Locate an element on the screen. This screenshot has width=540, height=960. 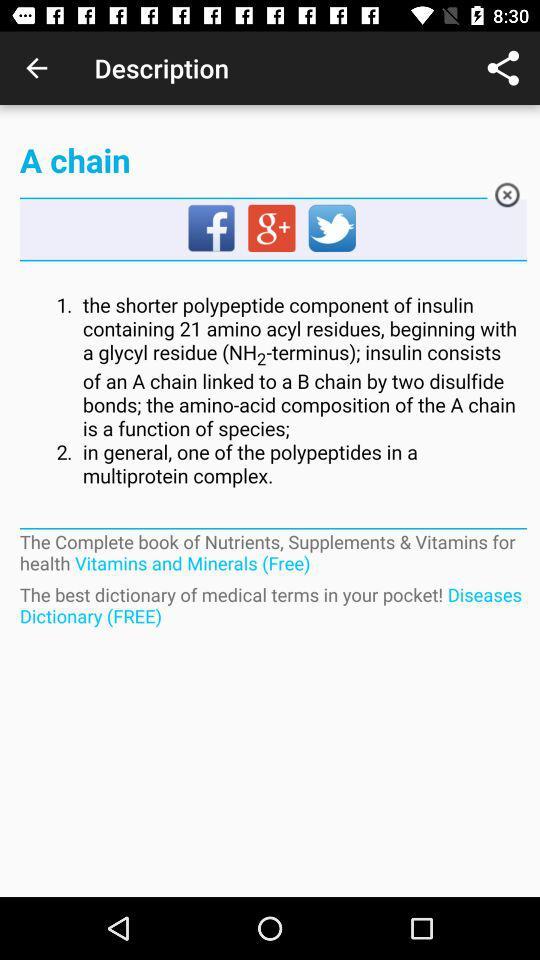
google account switch option is located at coordinates (272, 229).